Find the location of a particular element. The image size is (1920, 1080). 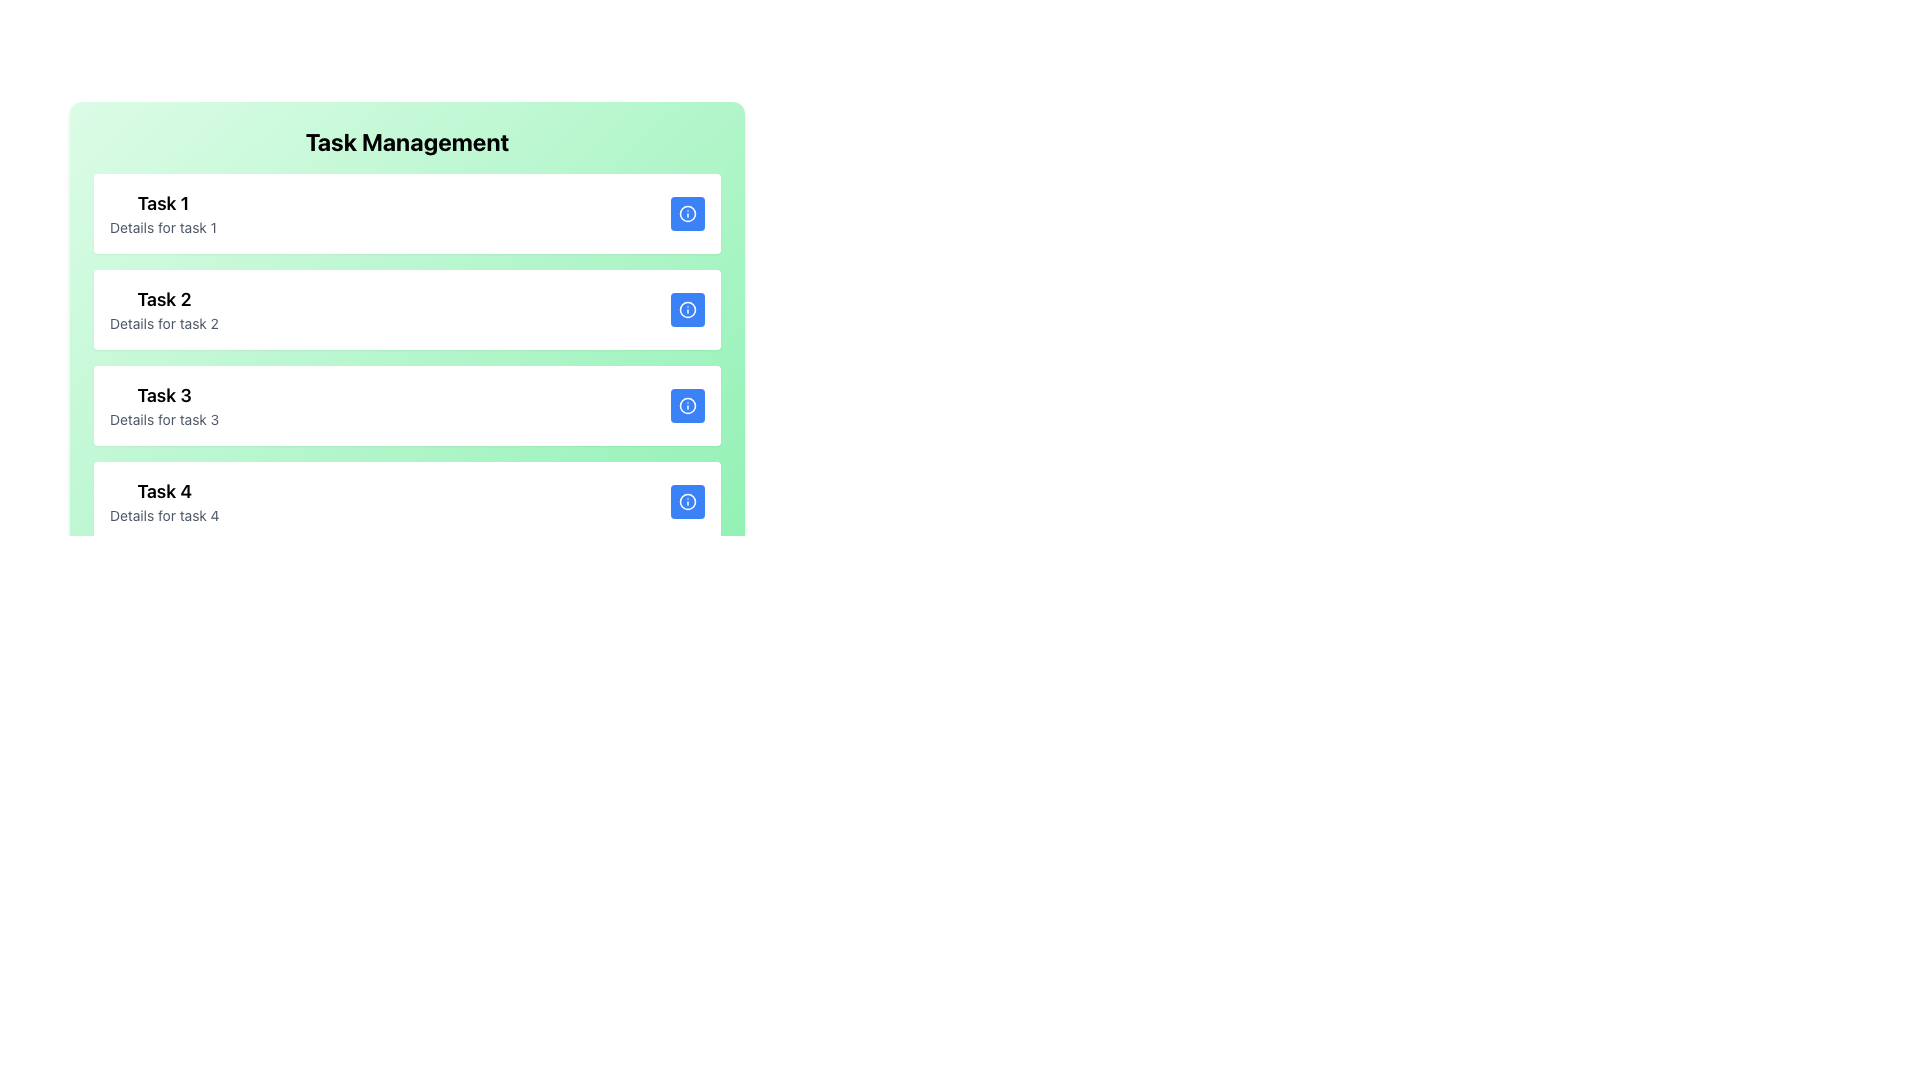

the Text block (heading and description) that serves as a summary for a task, located in the second row of the vertically arranged task list, between 'Task 1' and 'Task 3' is located at coordinates (164, 309).